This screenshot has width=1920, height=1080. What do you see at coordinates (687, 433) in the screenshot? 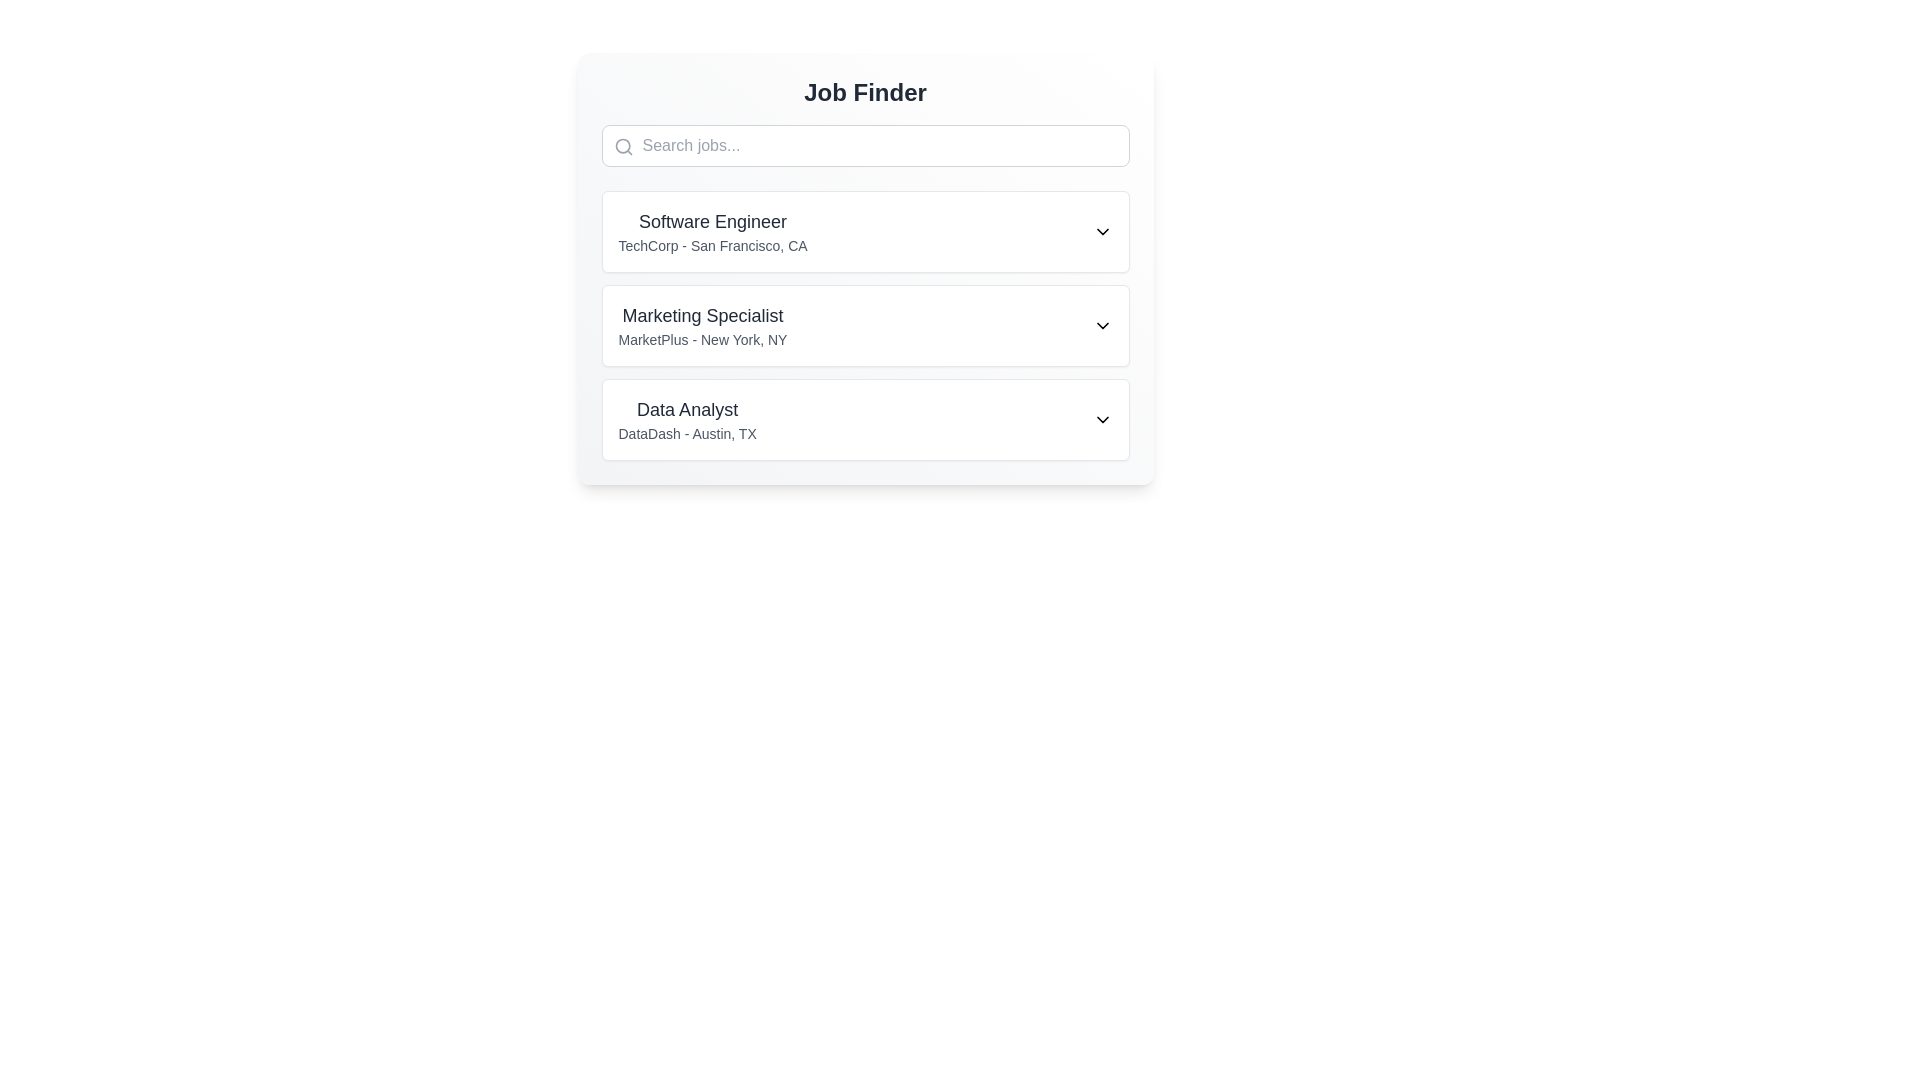
I see `the text element that provides additional details about the job title, specifically the employer's name and location, located directly below the 'Data Analyst' title` at bounding box center [687, 433].